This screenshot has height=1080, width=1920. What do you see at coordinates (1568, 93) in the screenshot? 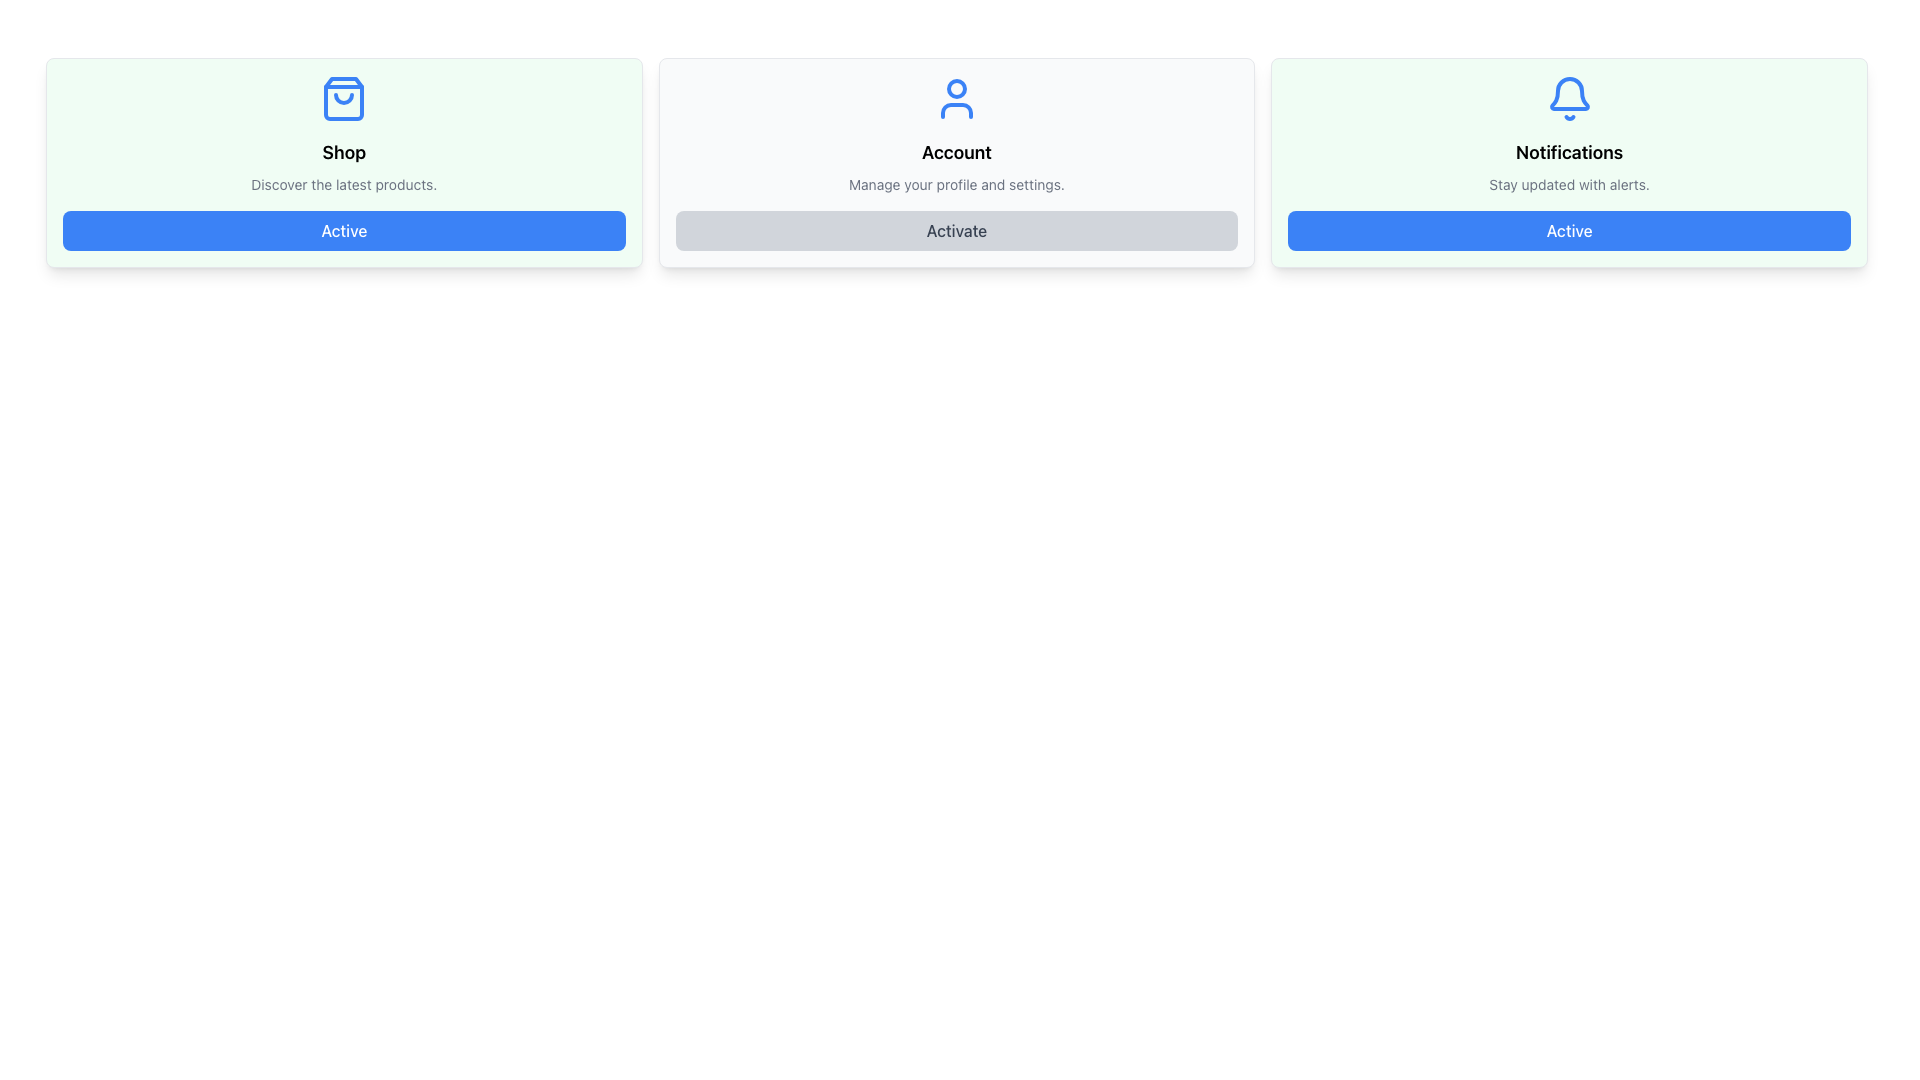
I see `the bell-shaped icon with a blue outline on a light green background, located within the 'Notifications' card, above the text 'Notifications'` at bounding box center [1568, 93].